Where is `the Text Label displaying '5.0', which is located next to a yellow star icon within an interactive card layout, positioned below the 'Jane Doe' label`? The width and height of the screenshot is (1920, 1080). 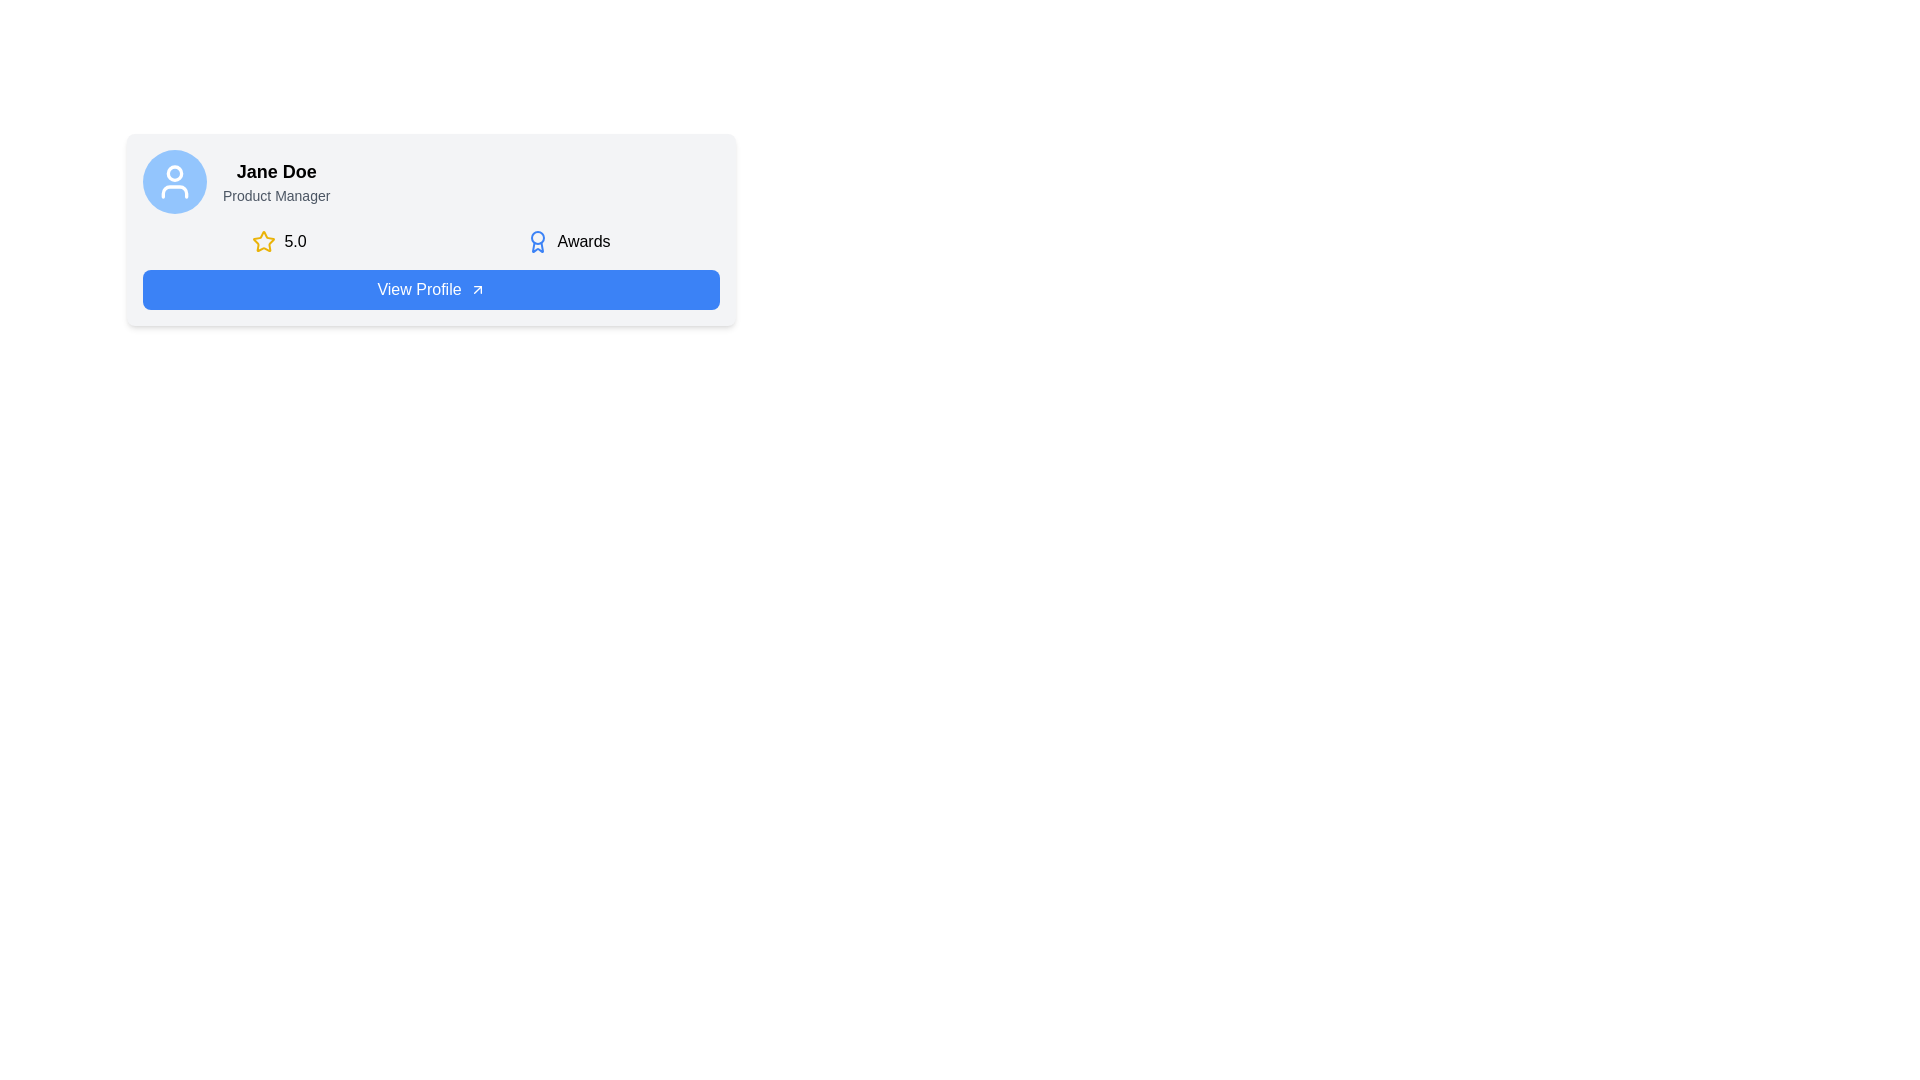 the Text Label displaying '5.0', which is located next to a yellow star icon within an interactive card layout, positioned below the 'Jane Doe' label is located at coordinates (294, 241).